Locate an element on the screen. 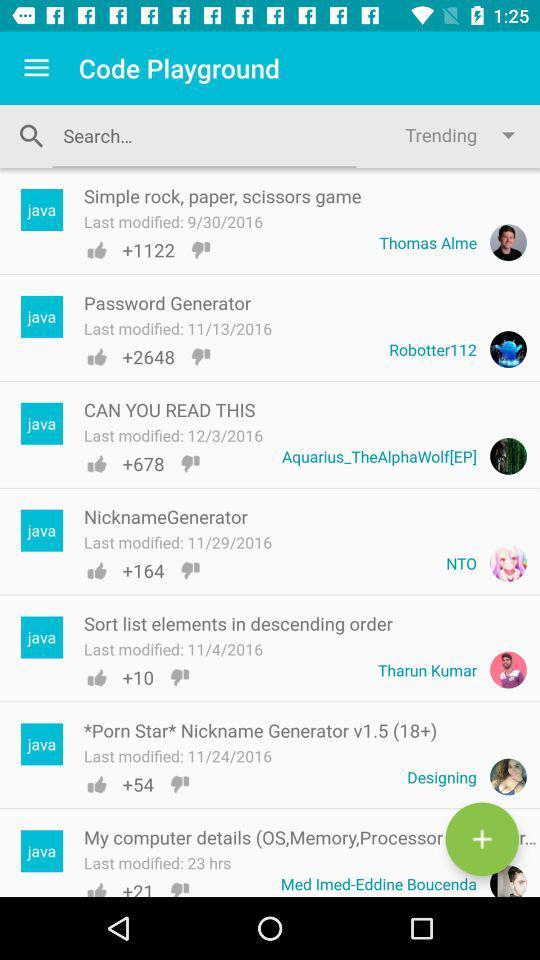  the search is located at coordinates (203, 134).